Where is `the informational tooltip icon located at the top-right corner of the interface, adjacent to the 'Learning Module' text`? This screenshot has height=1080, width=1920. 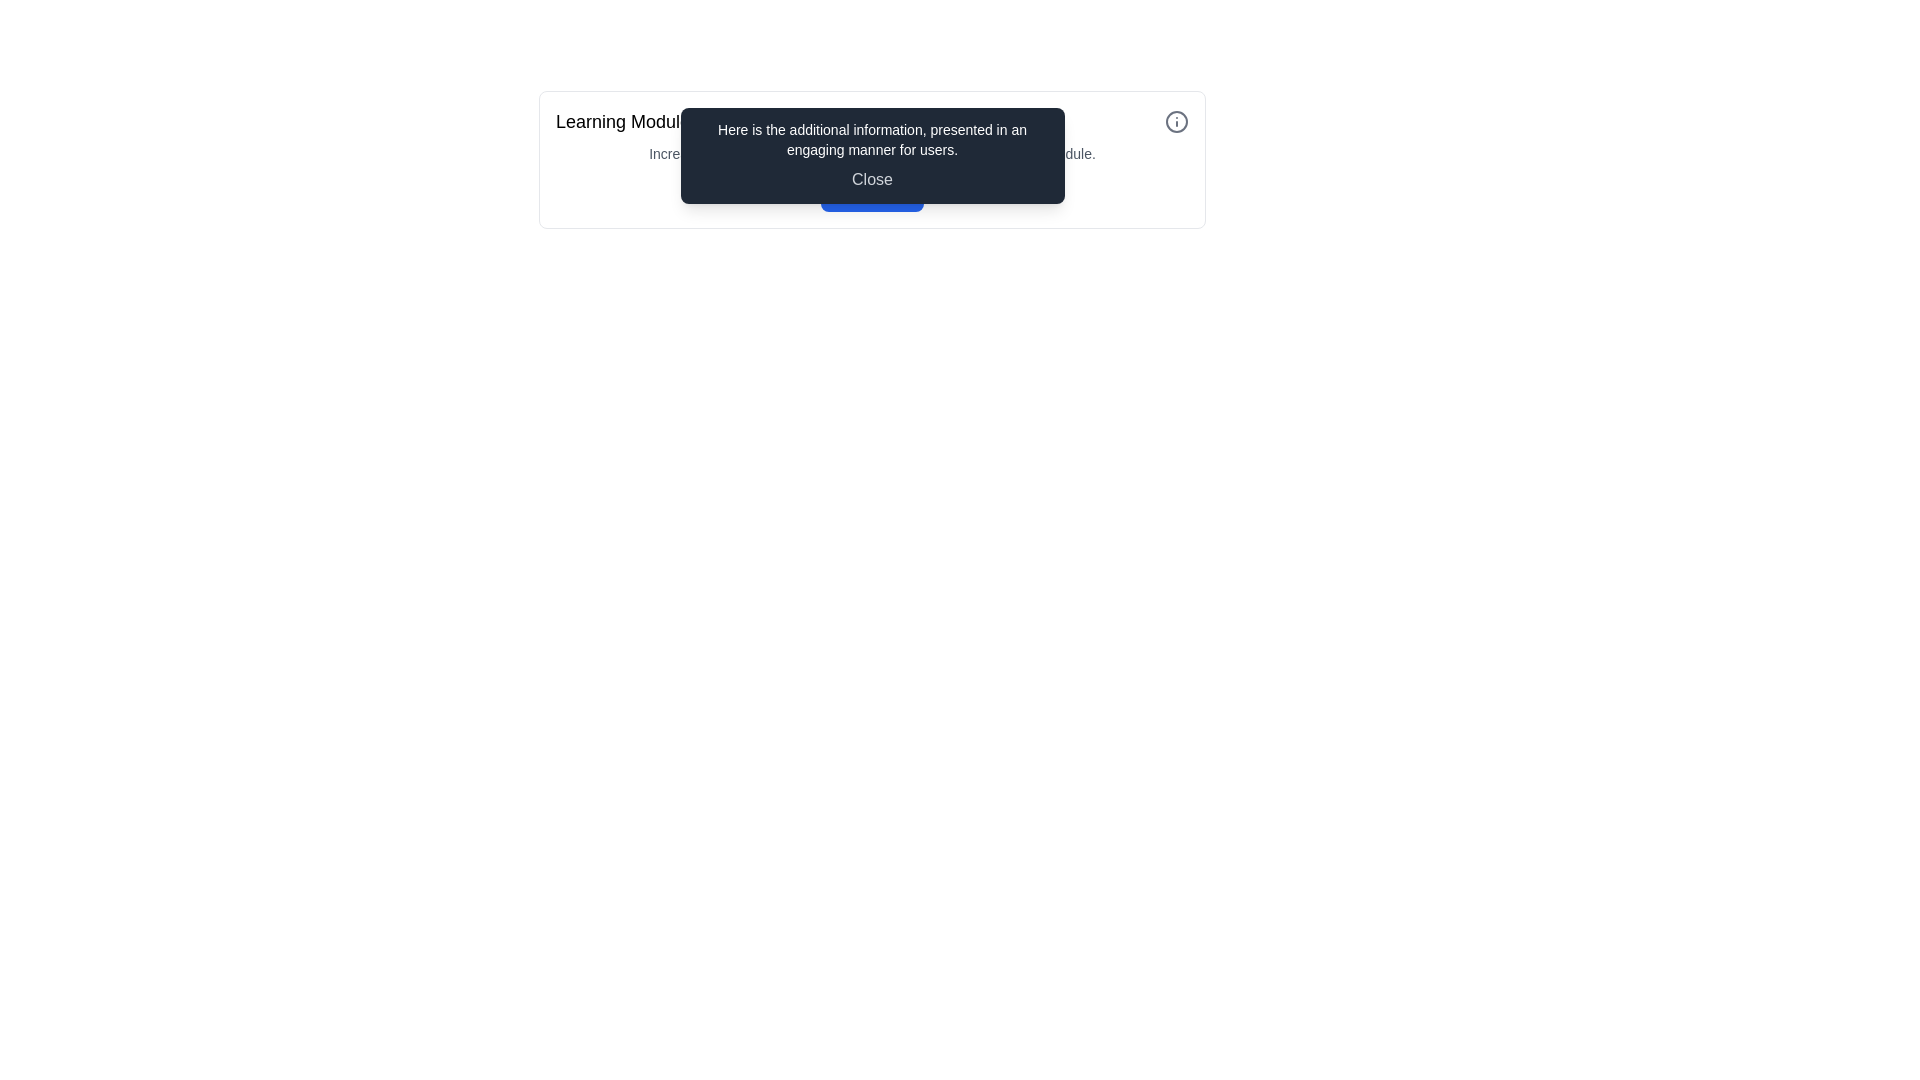
the informational tooltip icon located at the top-right corner of the interface, adjacent to the 'Learning Module' text is located at coordinates (1176, 122).